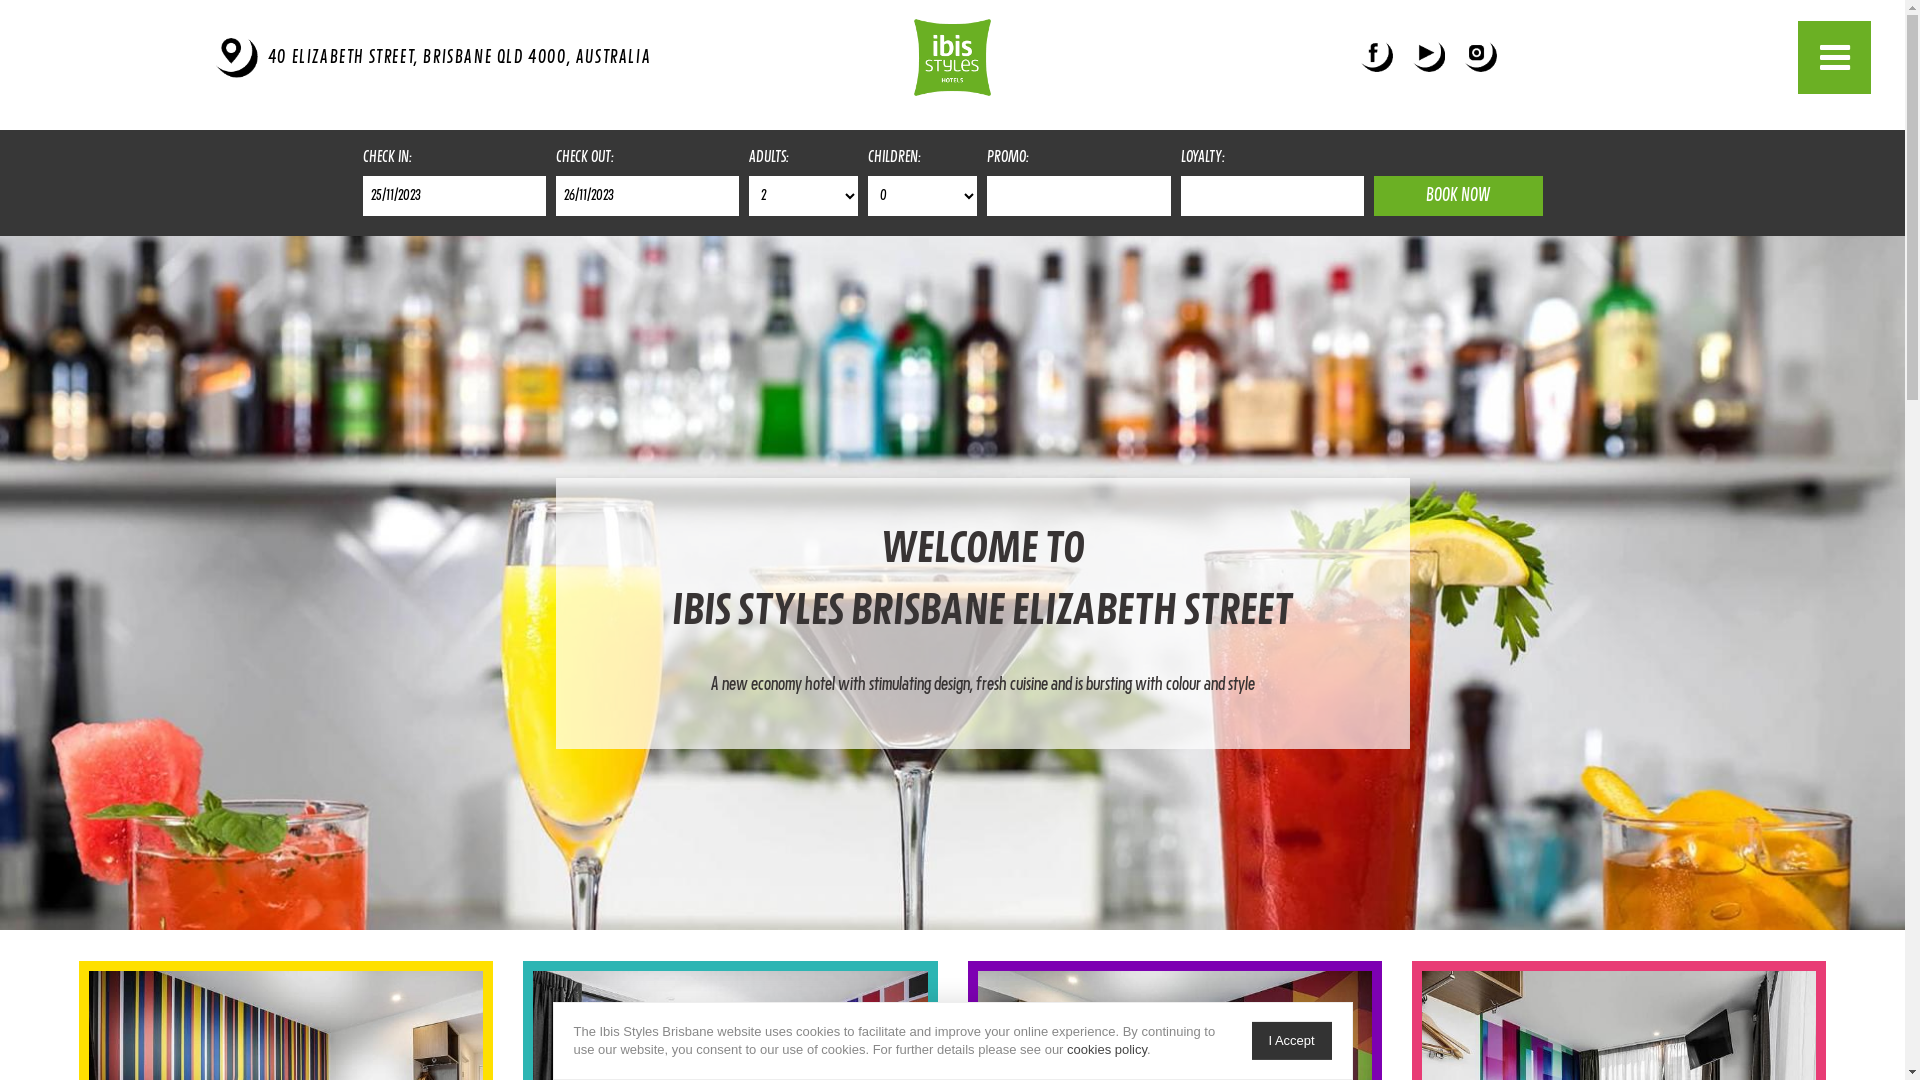  What do you see at coordinates (951, 56) in the screenshot?
I see `'ibis styles logo'` at bounding box center [951, 56].